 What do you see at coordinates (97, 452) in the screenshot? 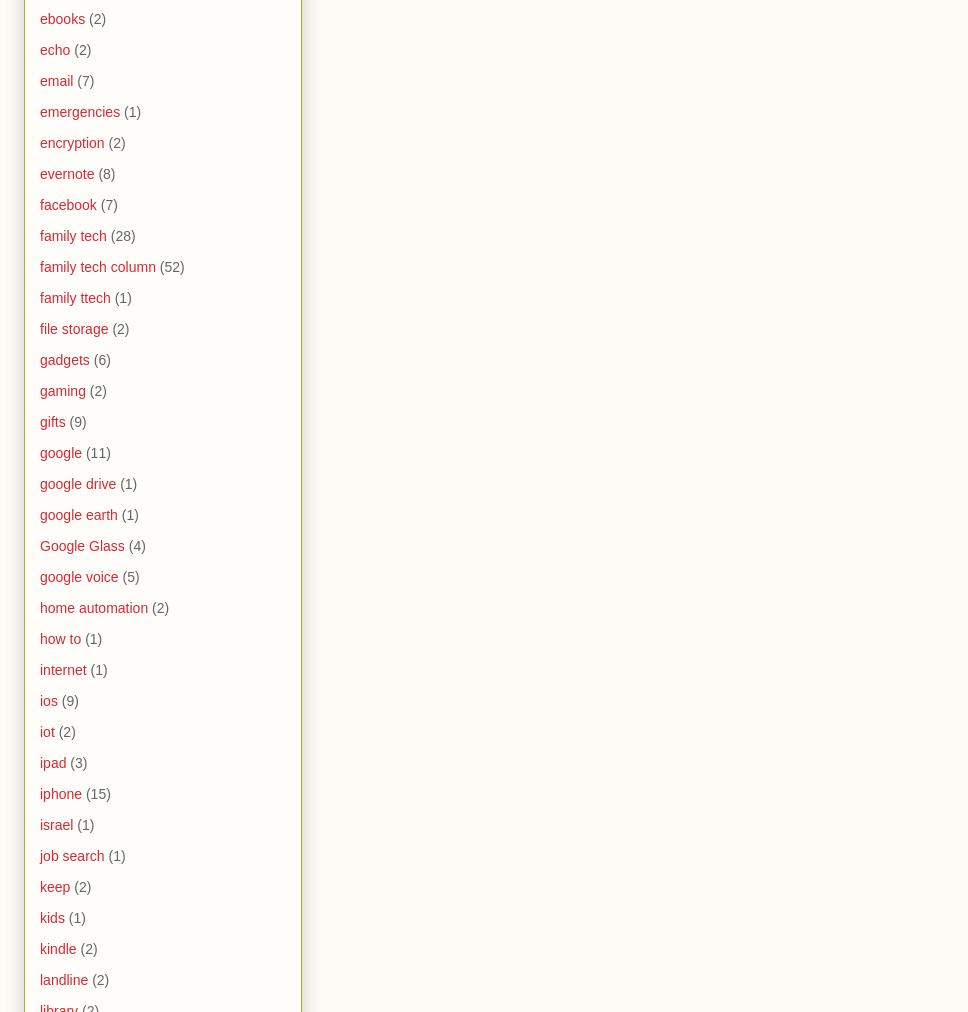
I see `'(11)'` at bounding box center [97, 452].